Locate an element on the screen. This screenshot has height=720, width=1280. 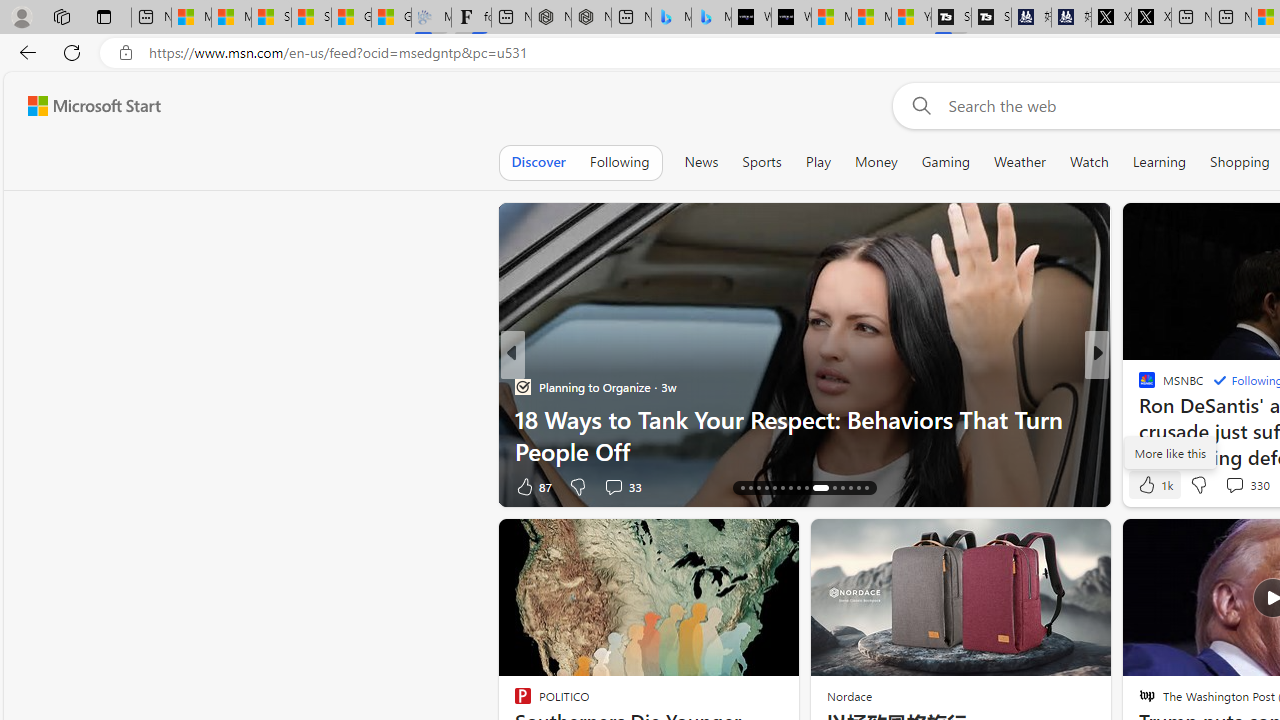
'91 Like' is located at coordinates (1149, 486).